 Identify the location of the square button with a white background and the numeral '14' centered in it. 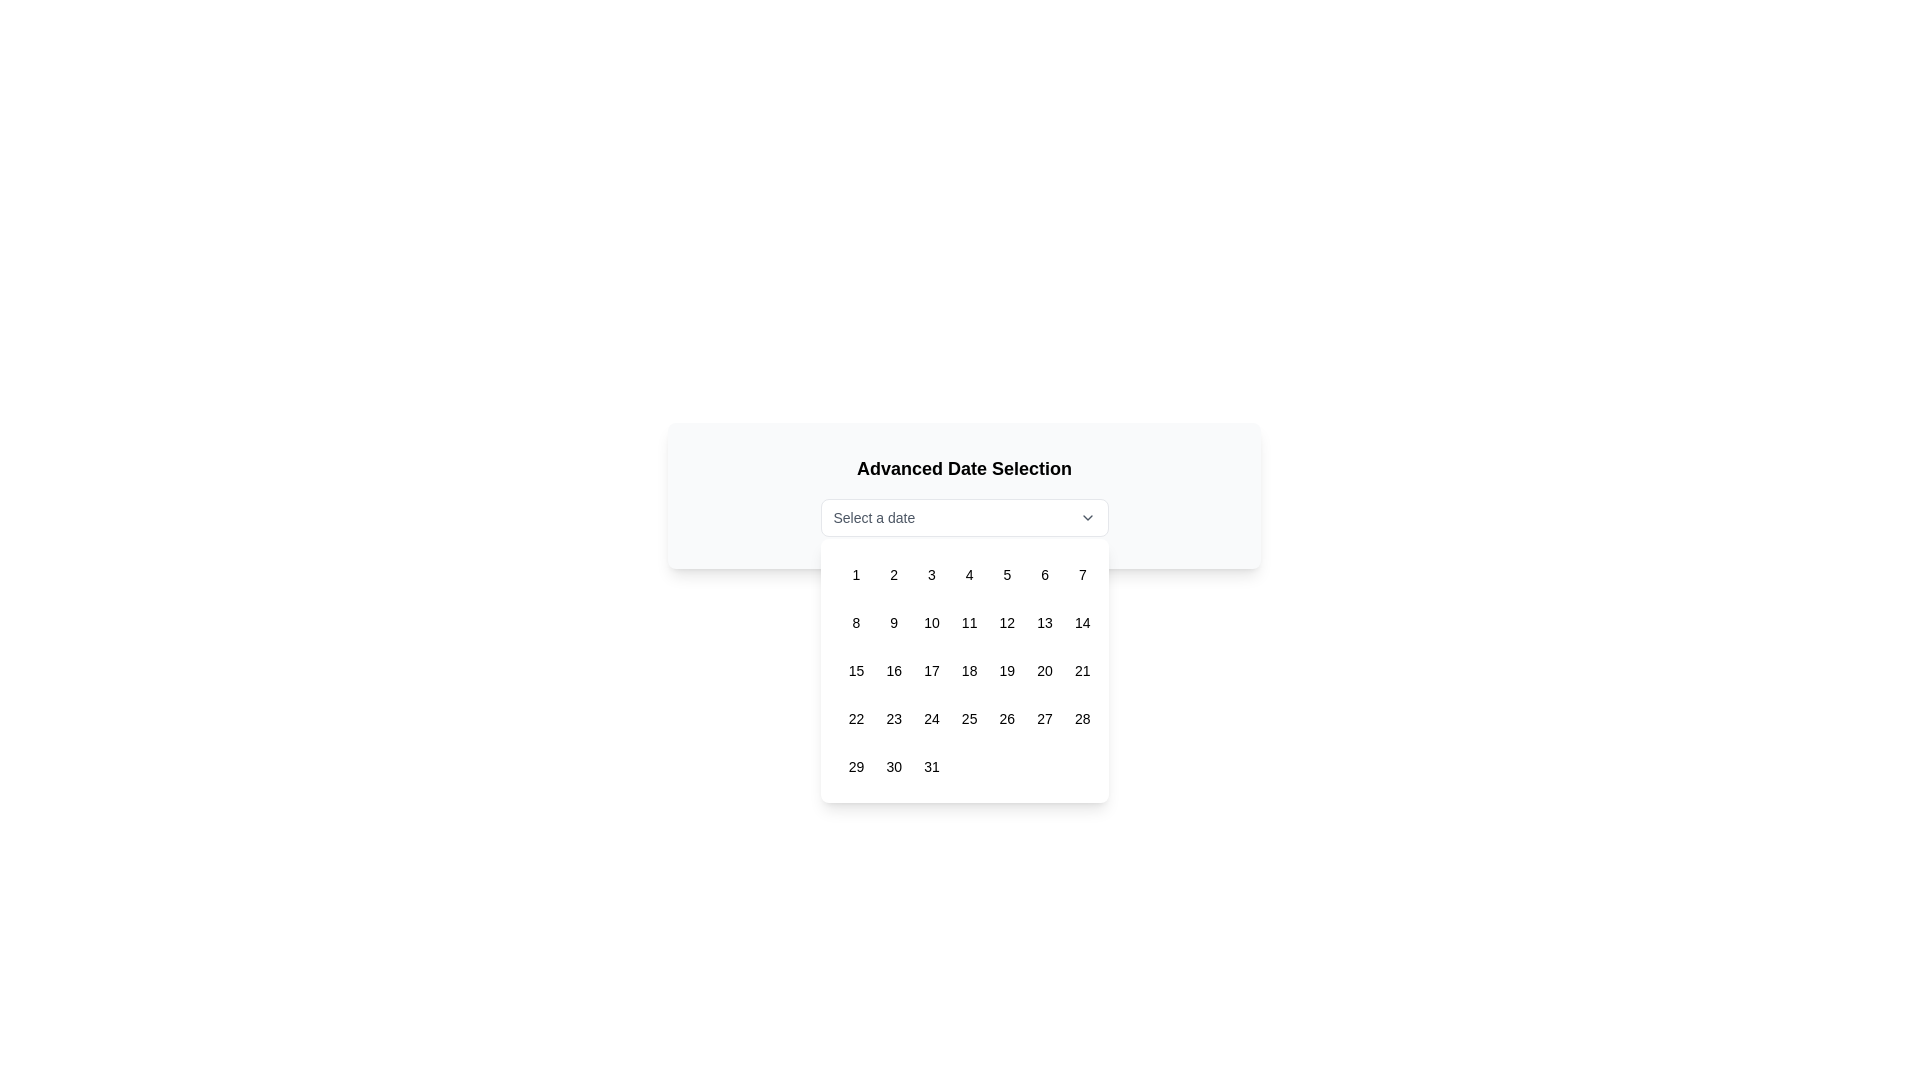
(1081, 622).